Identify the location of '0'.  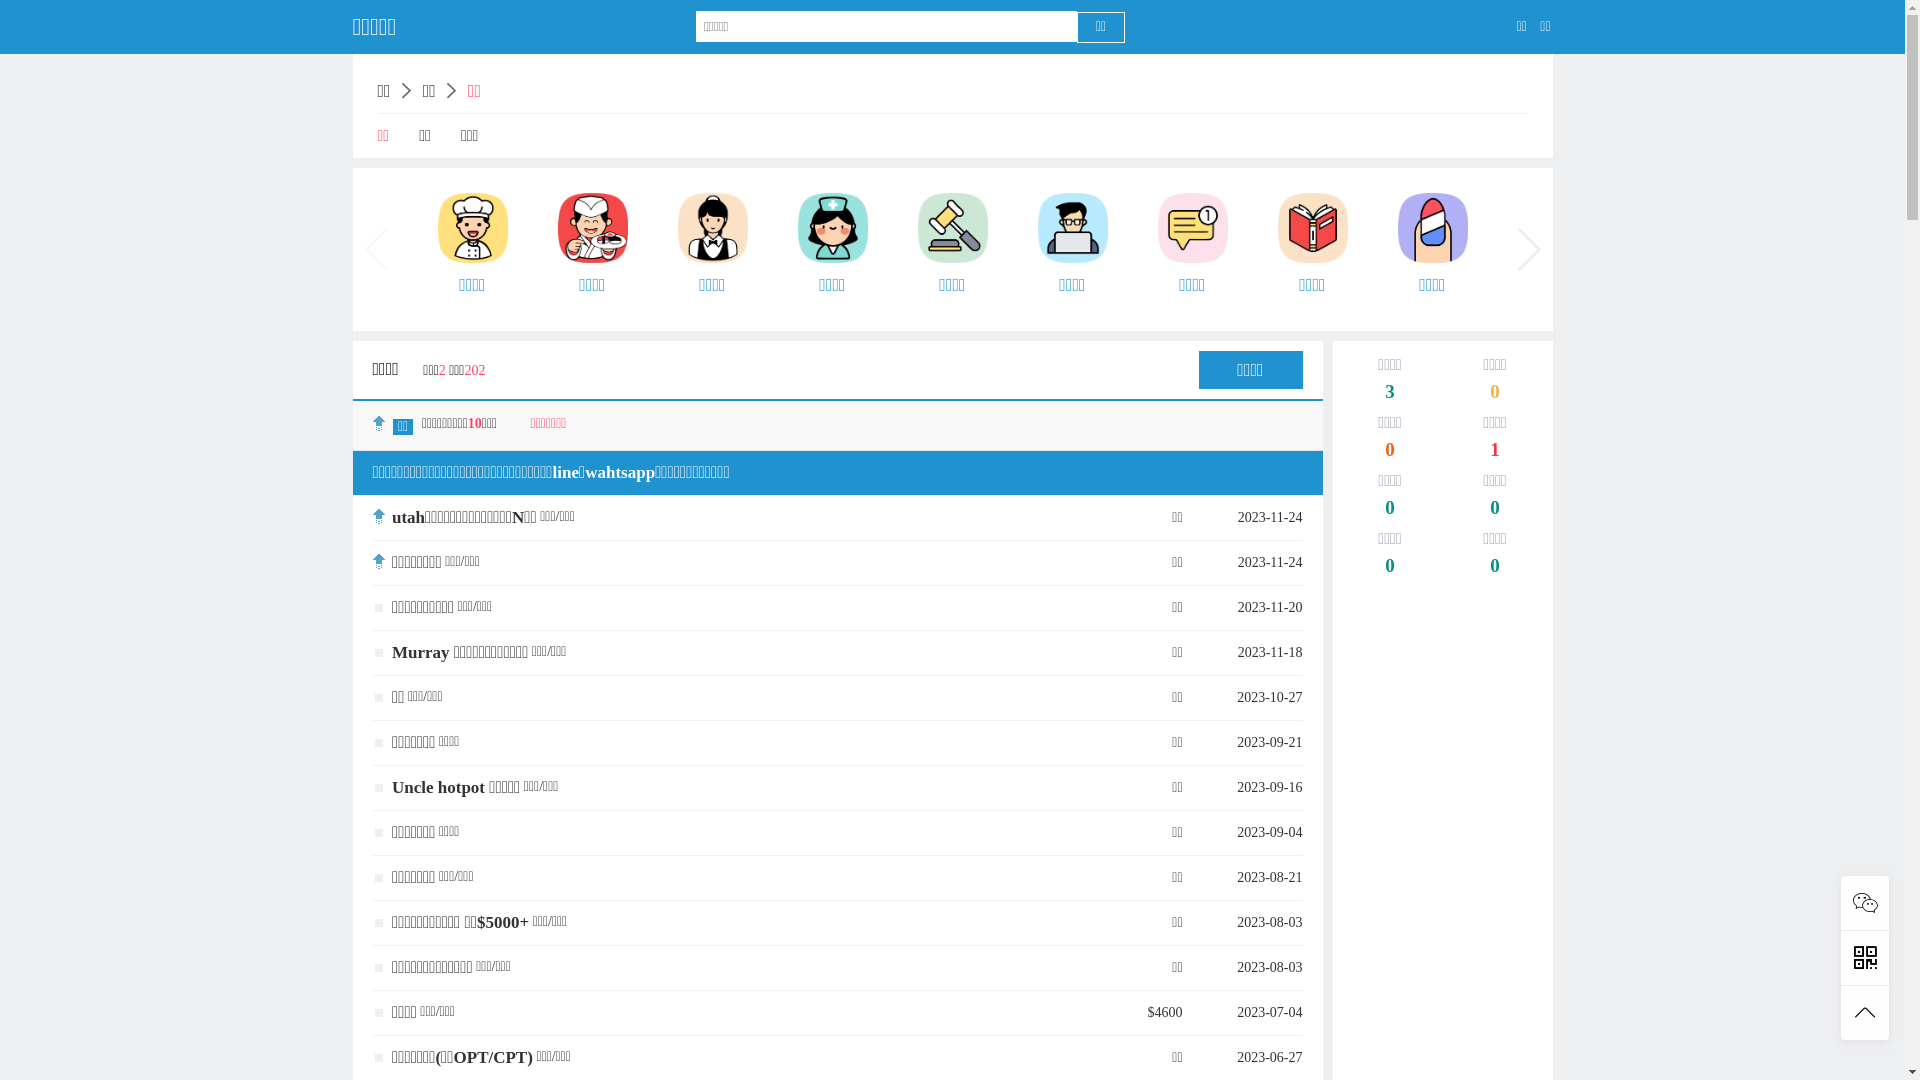
(1494, 508).